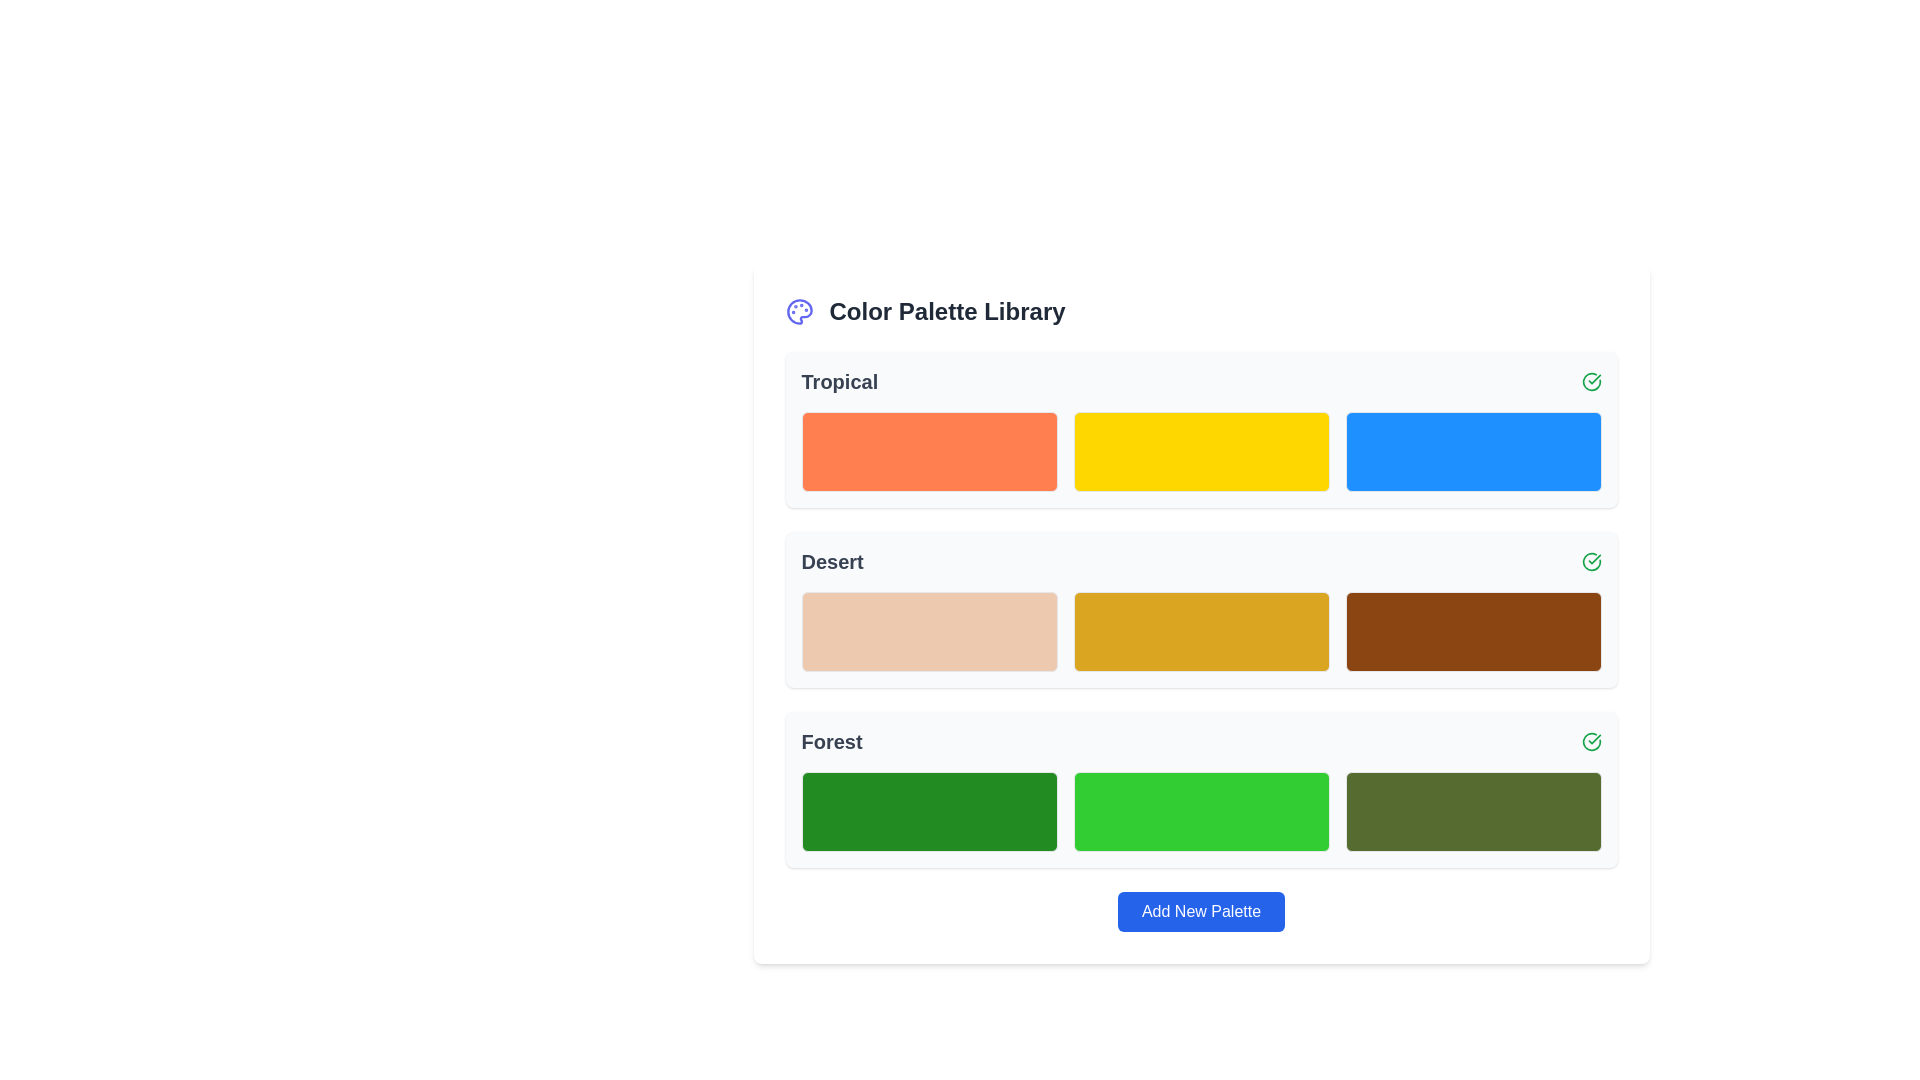 Image resolution: width=1920 pixels, height=1080 pixels. I want to click on the first color palette tile in the 'Desert' row, which represents a specific color, so click(928, 632).